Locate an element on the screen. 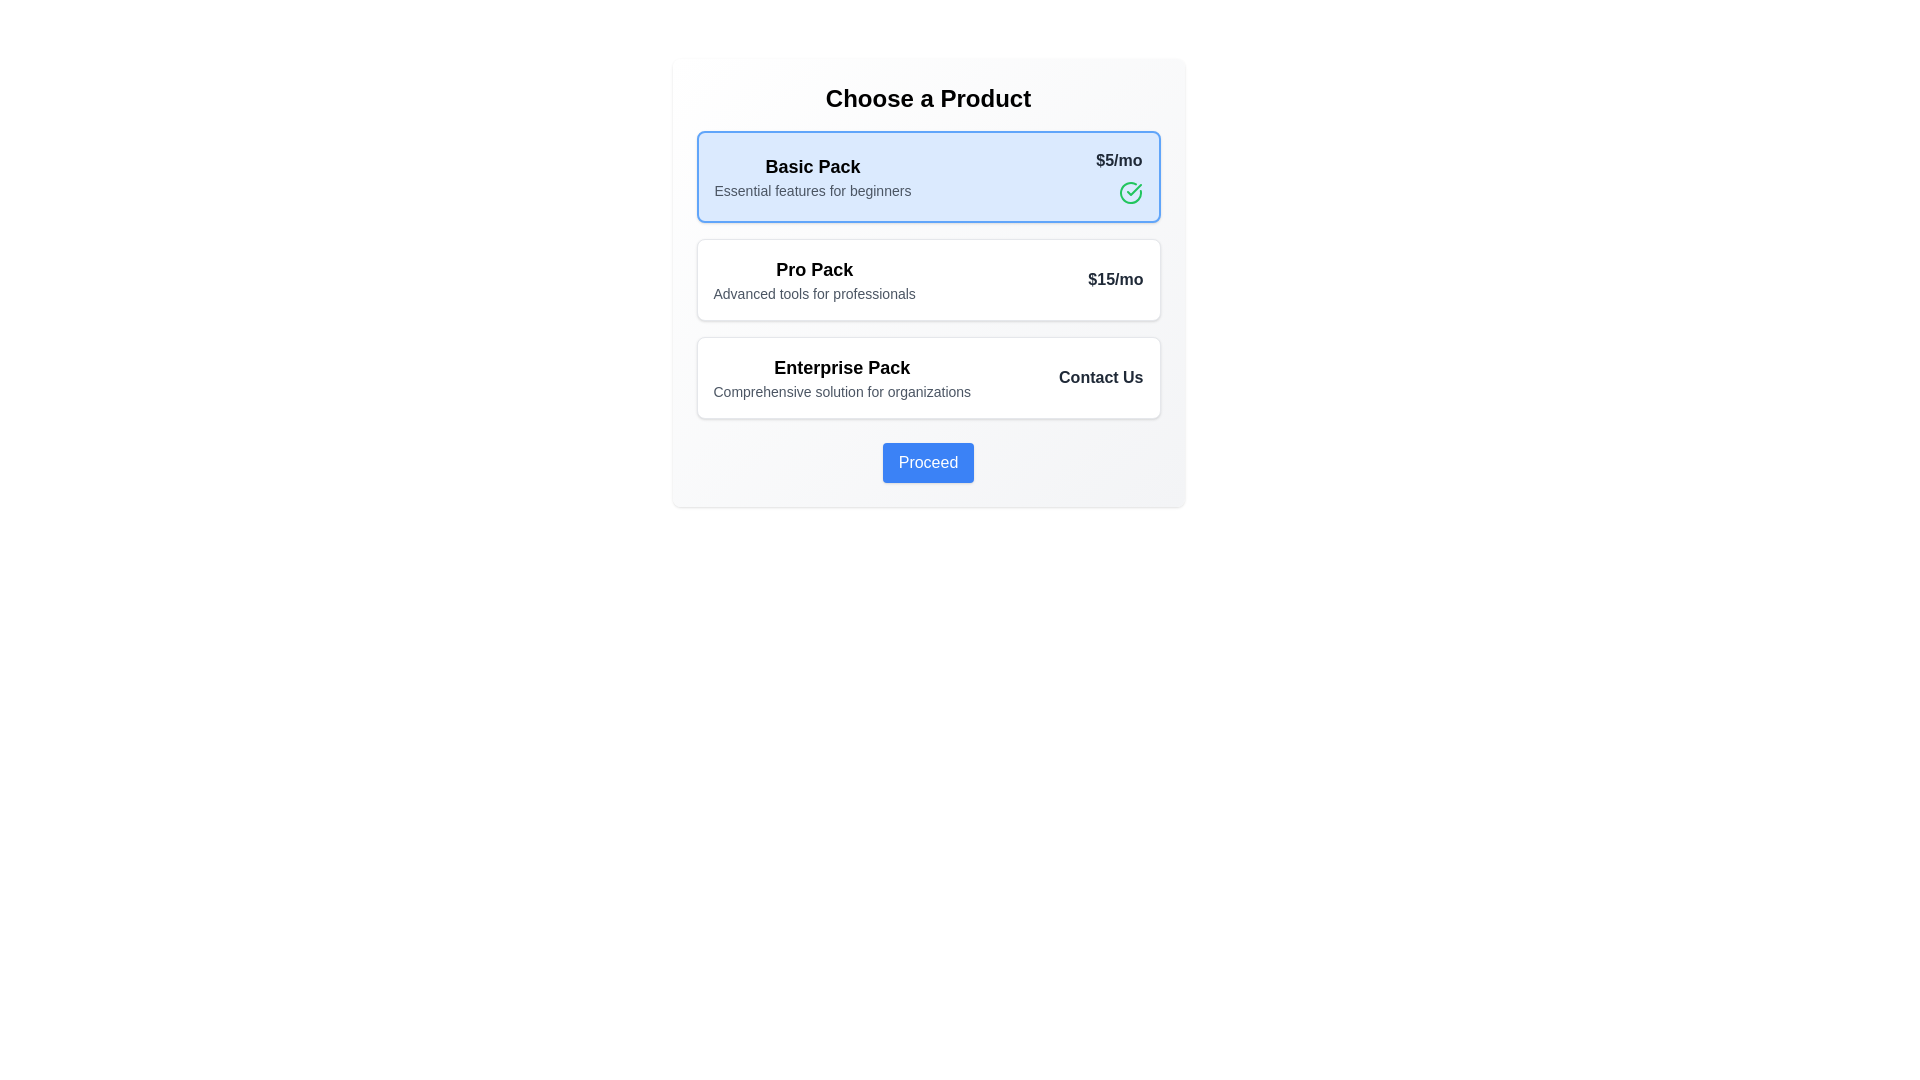  the text label that provides additional descriptive information about the 'Basic Pack' product option, located beneath the 'Basic Pack' text in the first option card is located at coordinates (812, 191).